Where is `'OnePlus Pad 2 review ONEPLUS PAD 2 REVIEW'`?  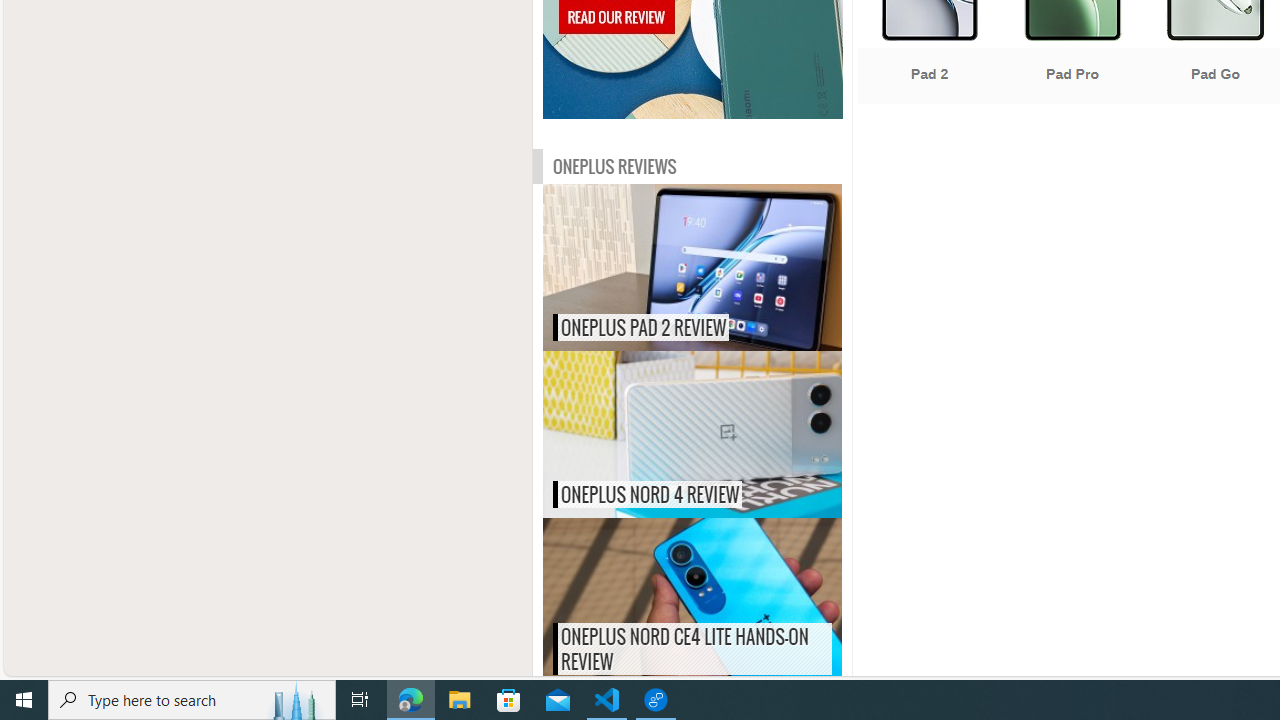 'OnePlus Pad 2 review ONEPLUS PAD 2 REVIEW' is located at coordinates (692, 266).